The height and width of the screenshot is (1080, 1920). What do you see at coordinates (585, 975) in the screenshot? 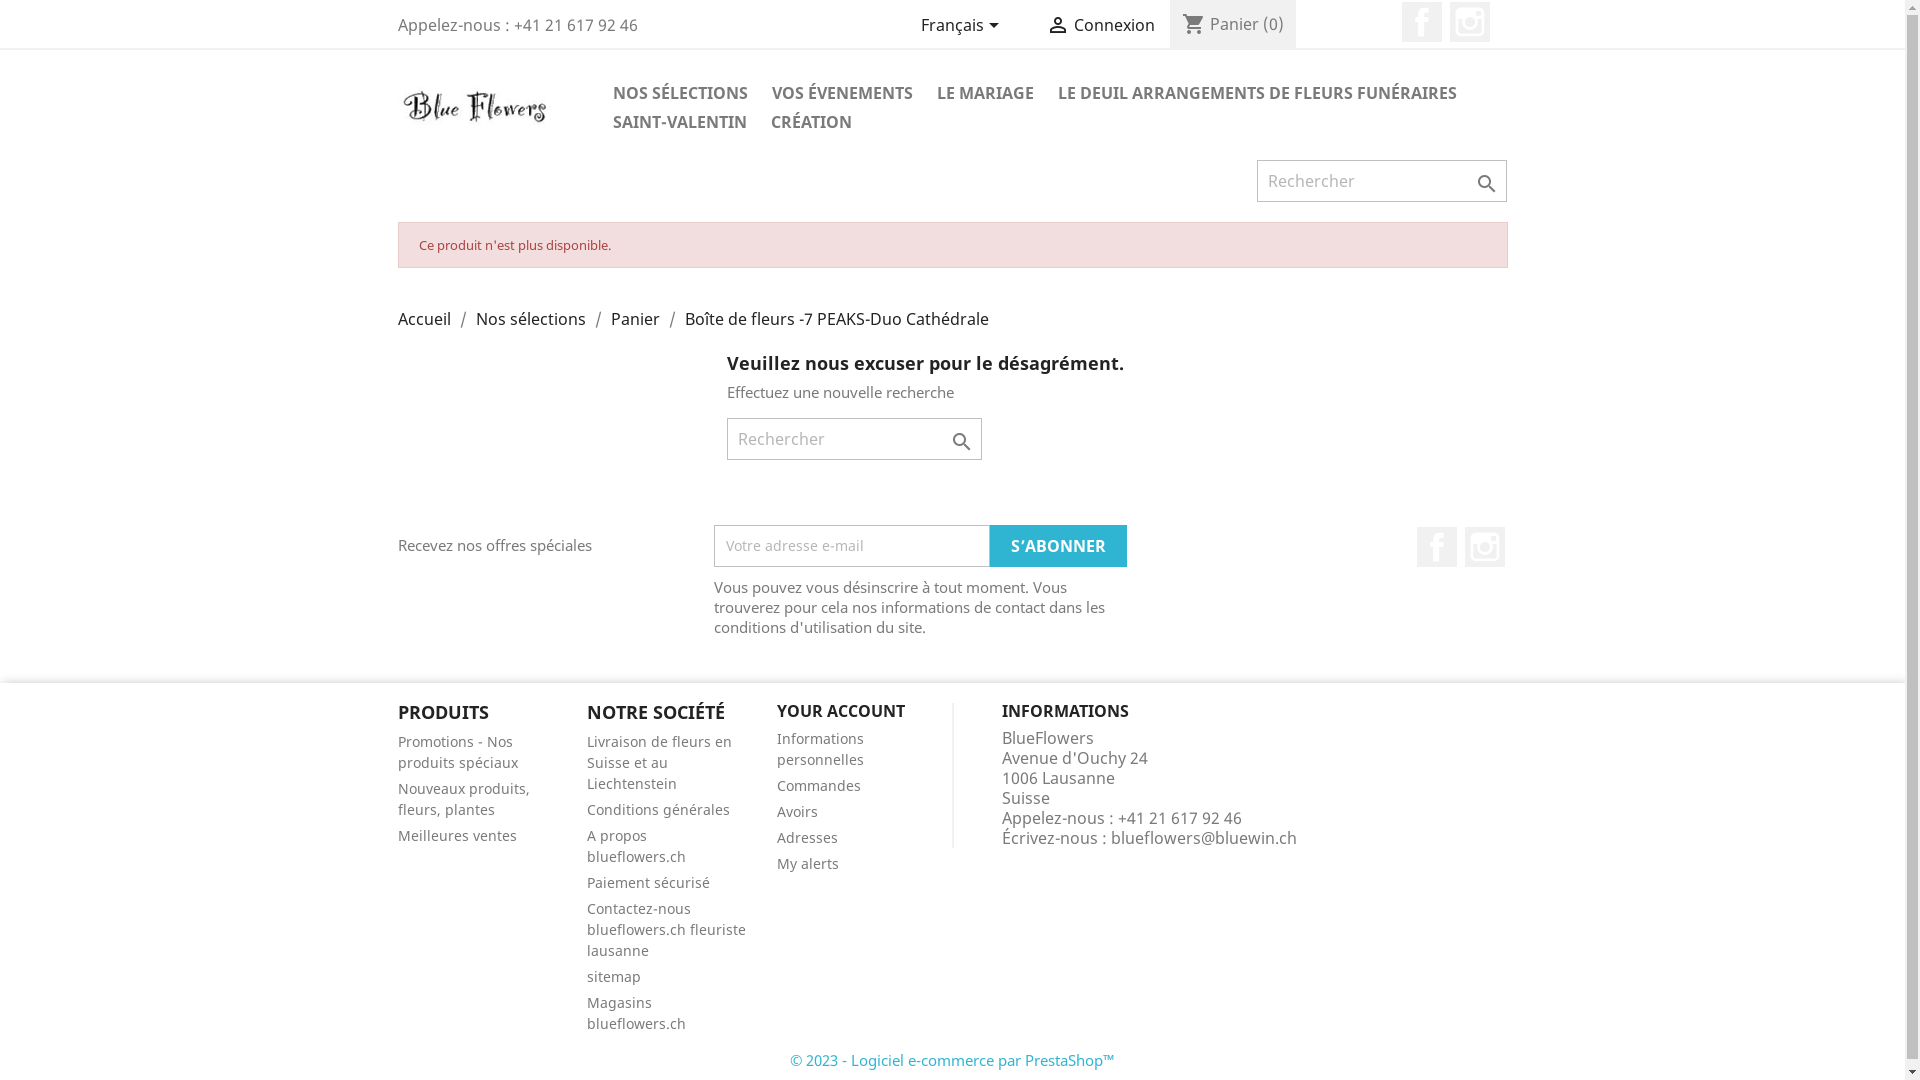
I see `'sitemap'` at bounding box center [585, 975].